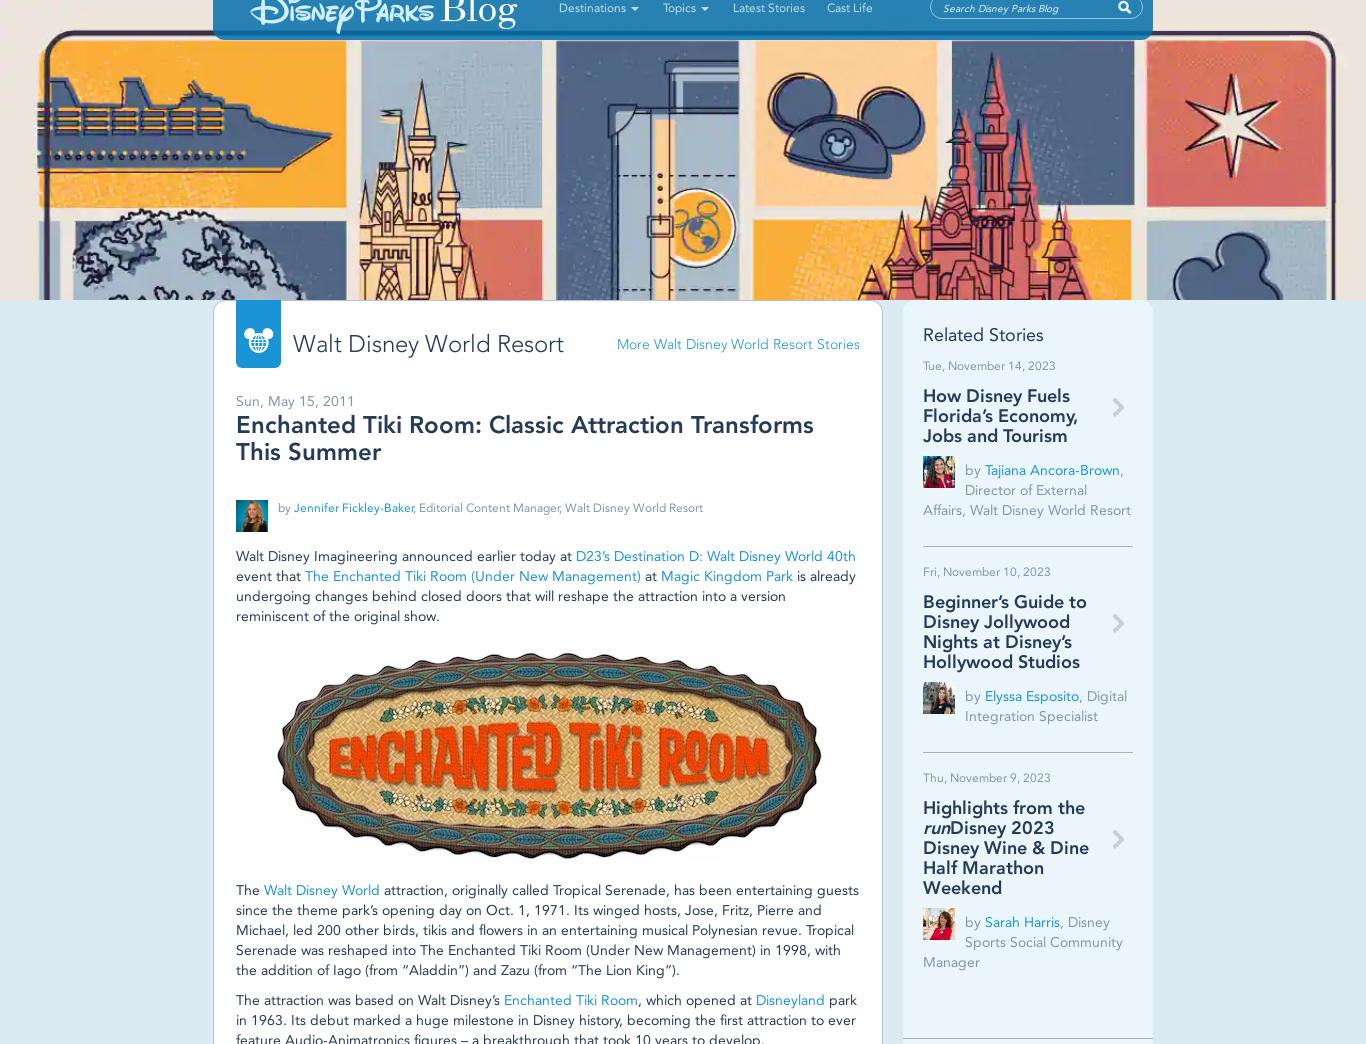 The image size is (1366, 1044). What do you see at coordinates (592, 57) in the screenshot?
I see `'Destinations'` at bounding box center [592, 57].